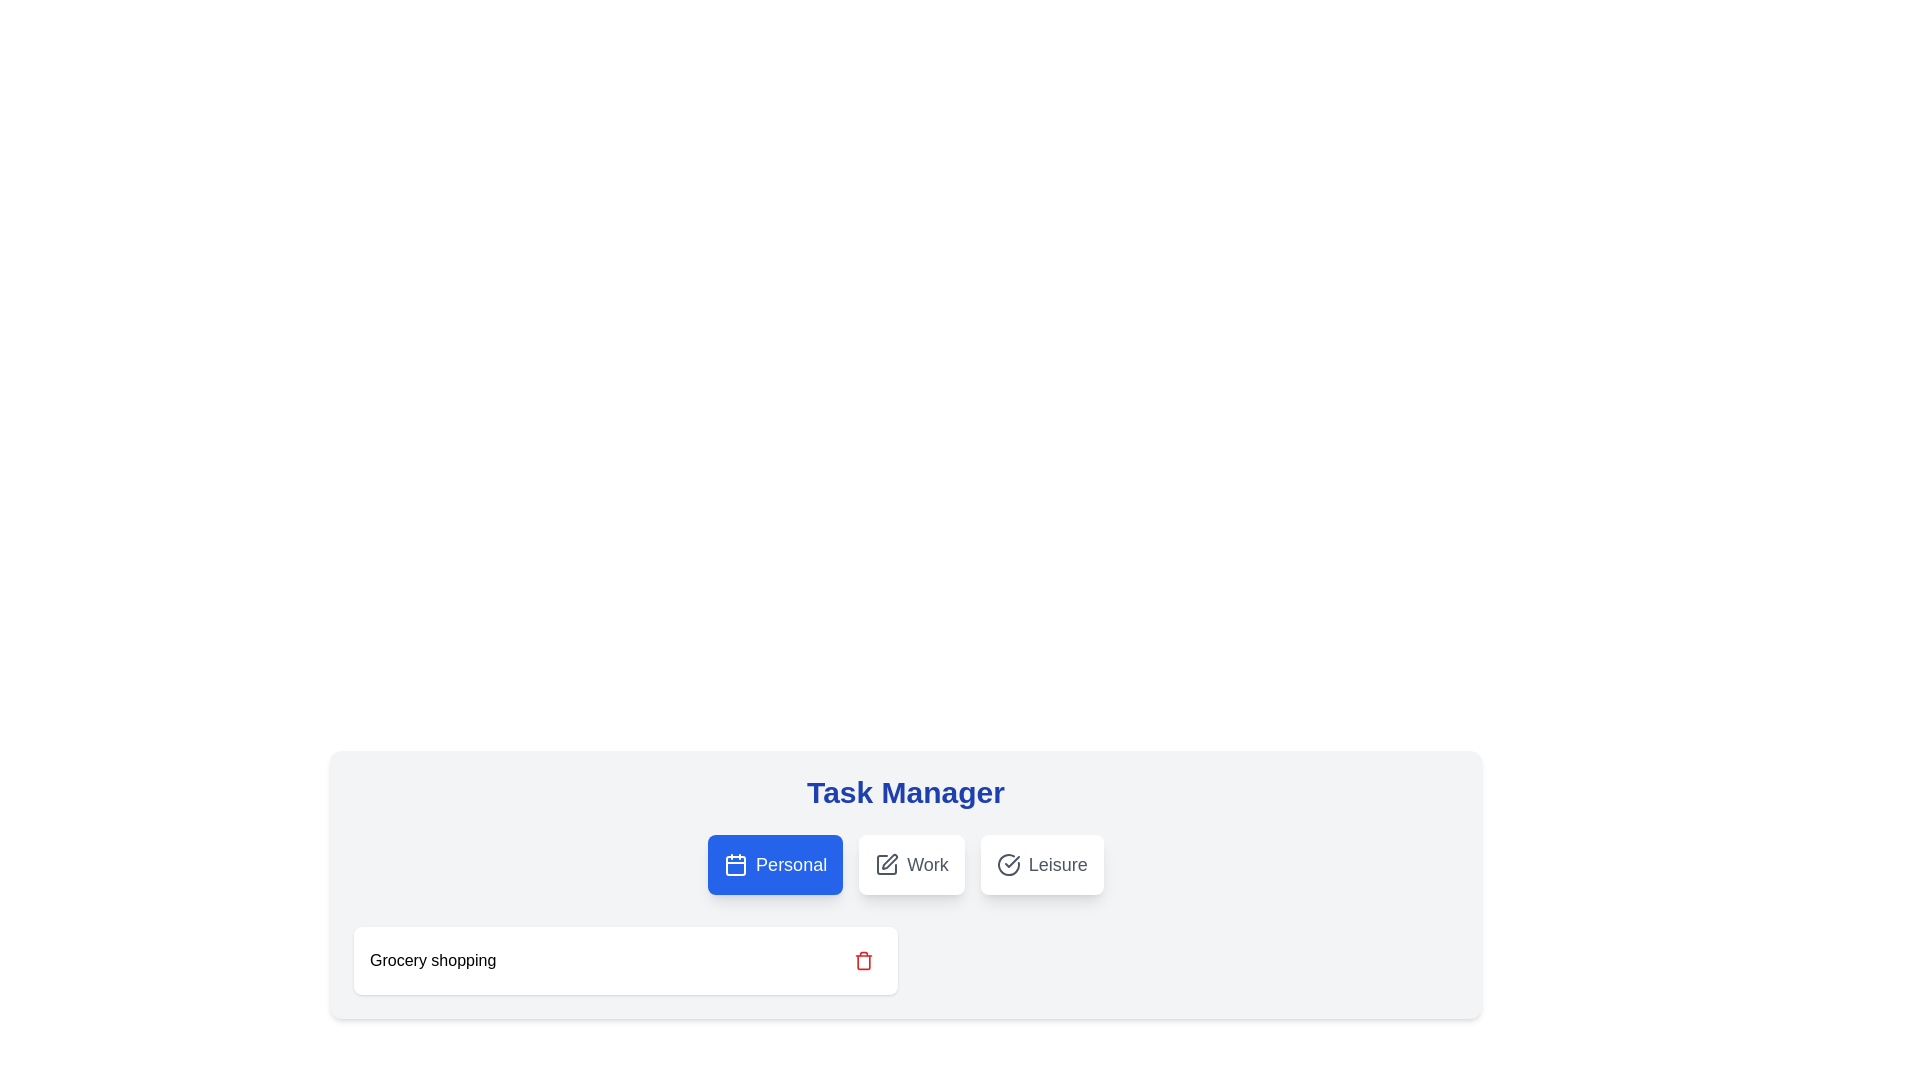 This screenshot has width=1920, height=1080. I want to click on the rectangular SVG shape within the calendar-related icon, which is part of the blue 'Personal' button in the task manager interface, so click(735, 865).